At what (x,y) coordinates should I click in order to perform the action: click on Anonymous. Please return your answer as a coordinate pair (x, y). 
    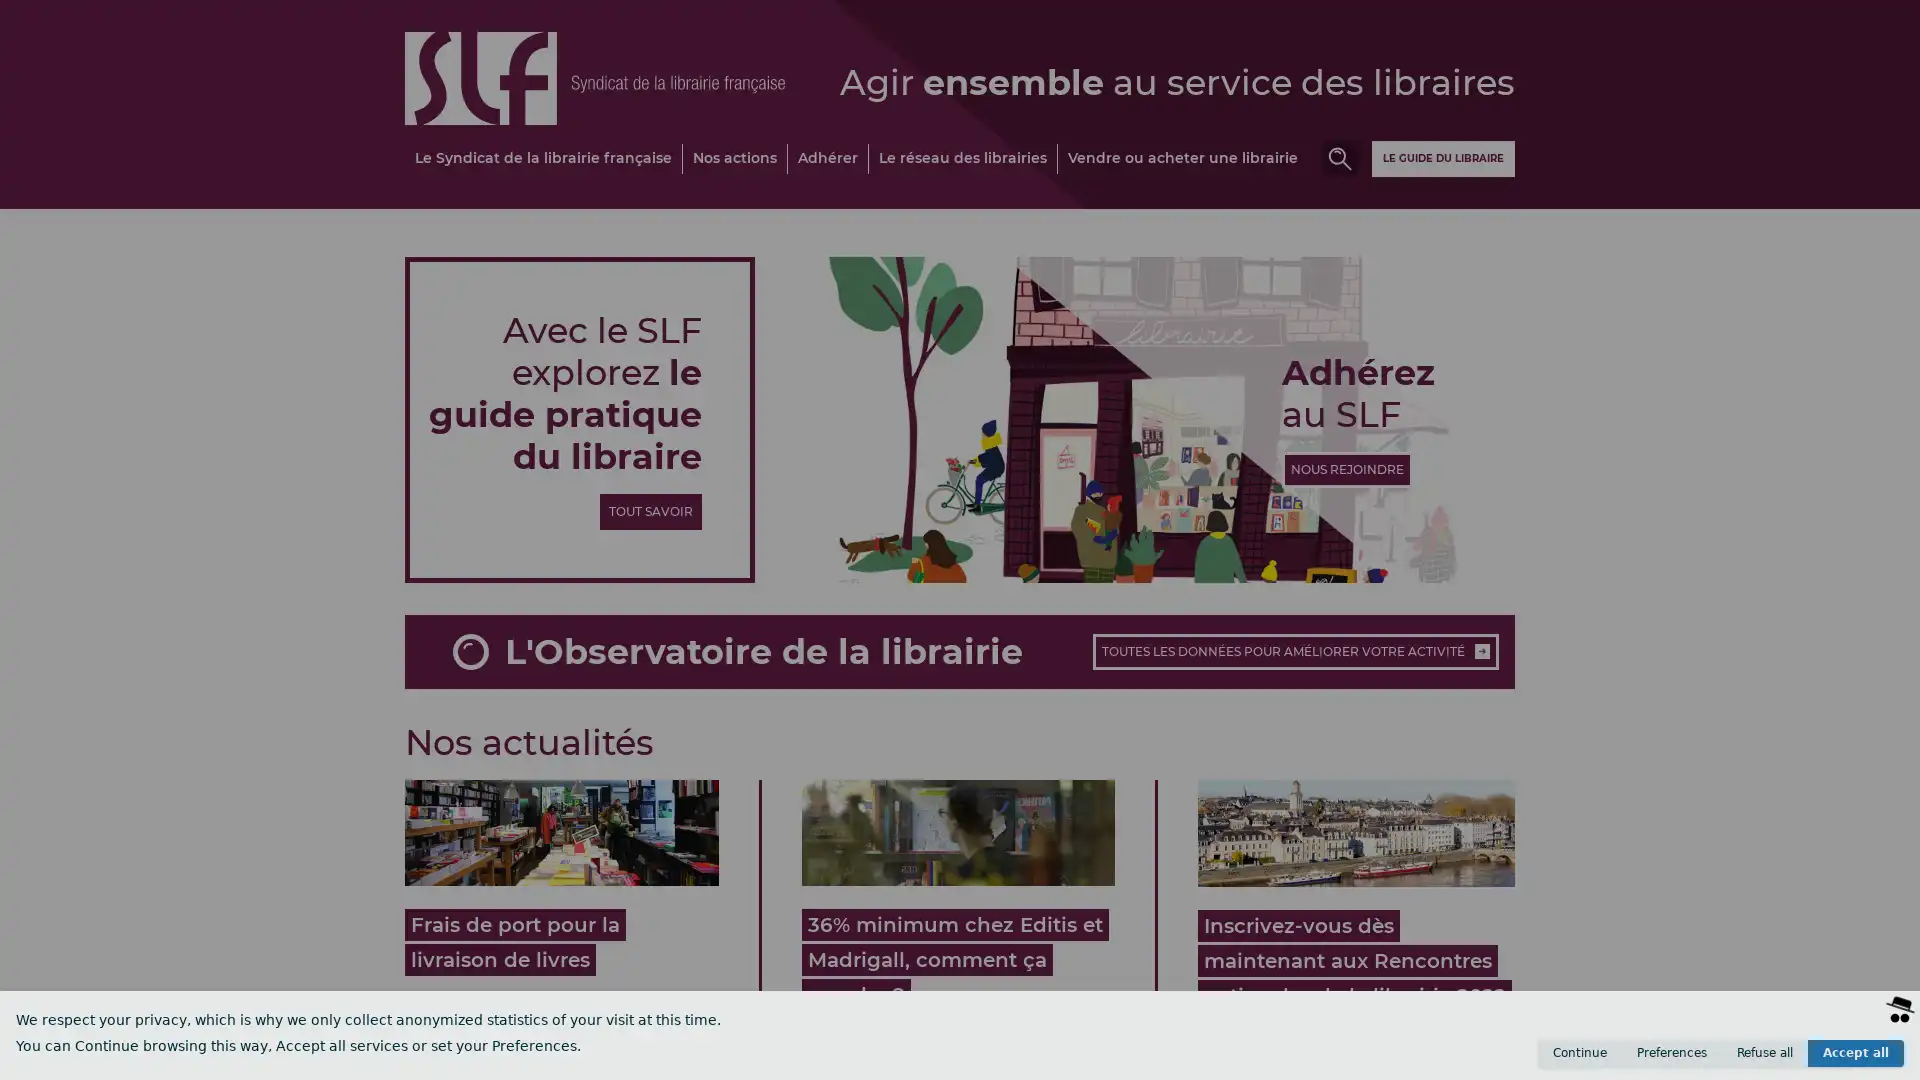
    Looking at the image, I should click on (1710, 1059).